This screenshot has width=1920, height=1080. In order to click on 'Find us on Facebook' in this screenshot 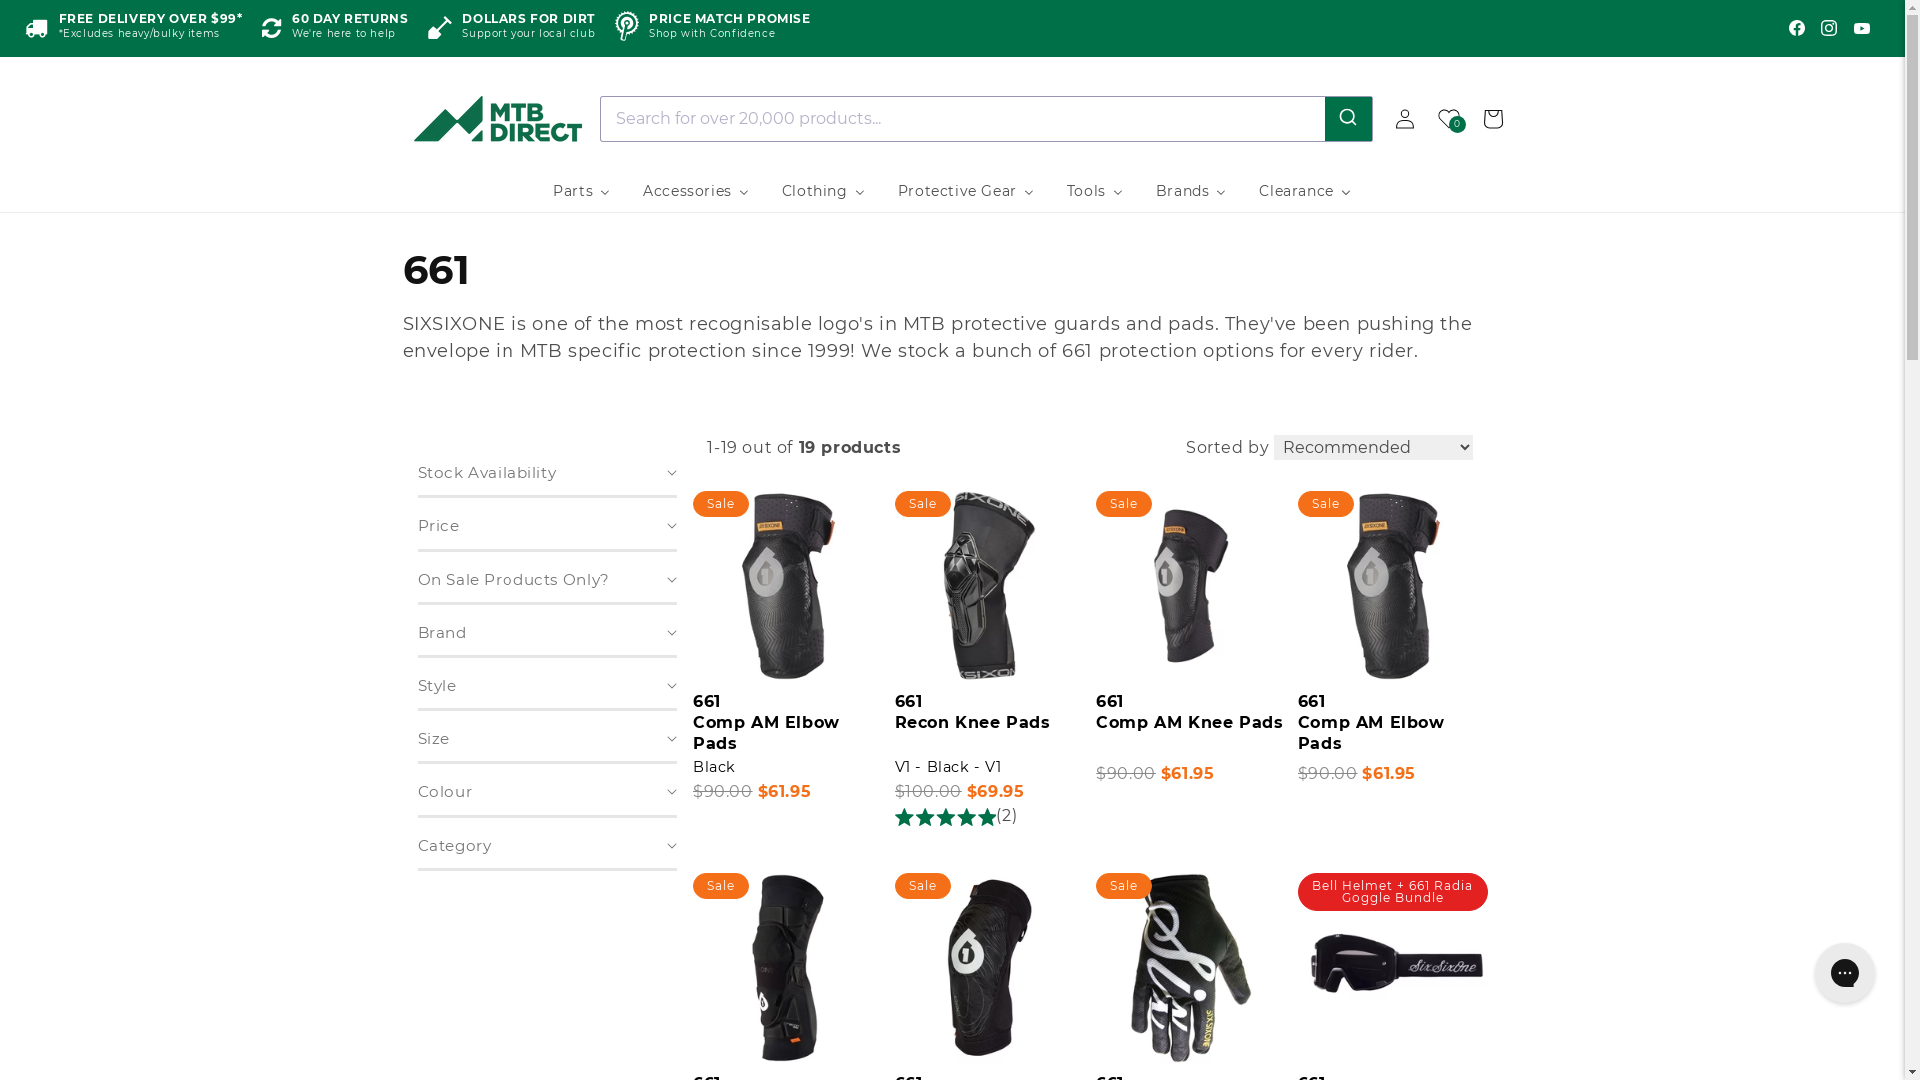, I will do `click(1796, 27)`.